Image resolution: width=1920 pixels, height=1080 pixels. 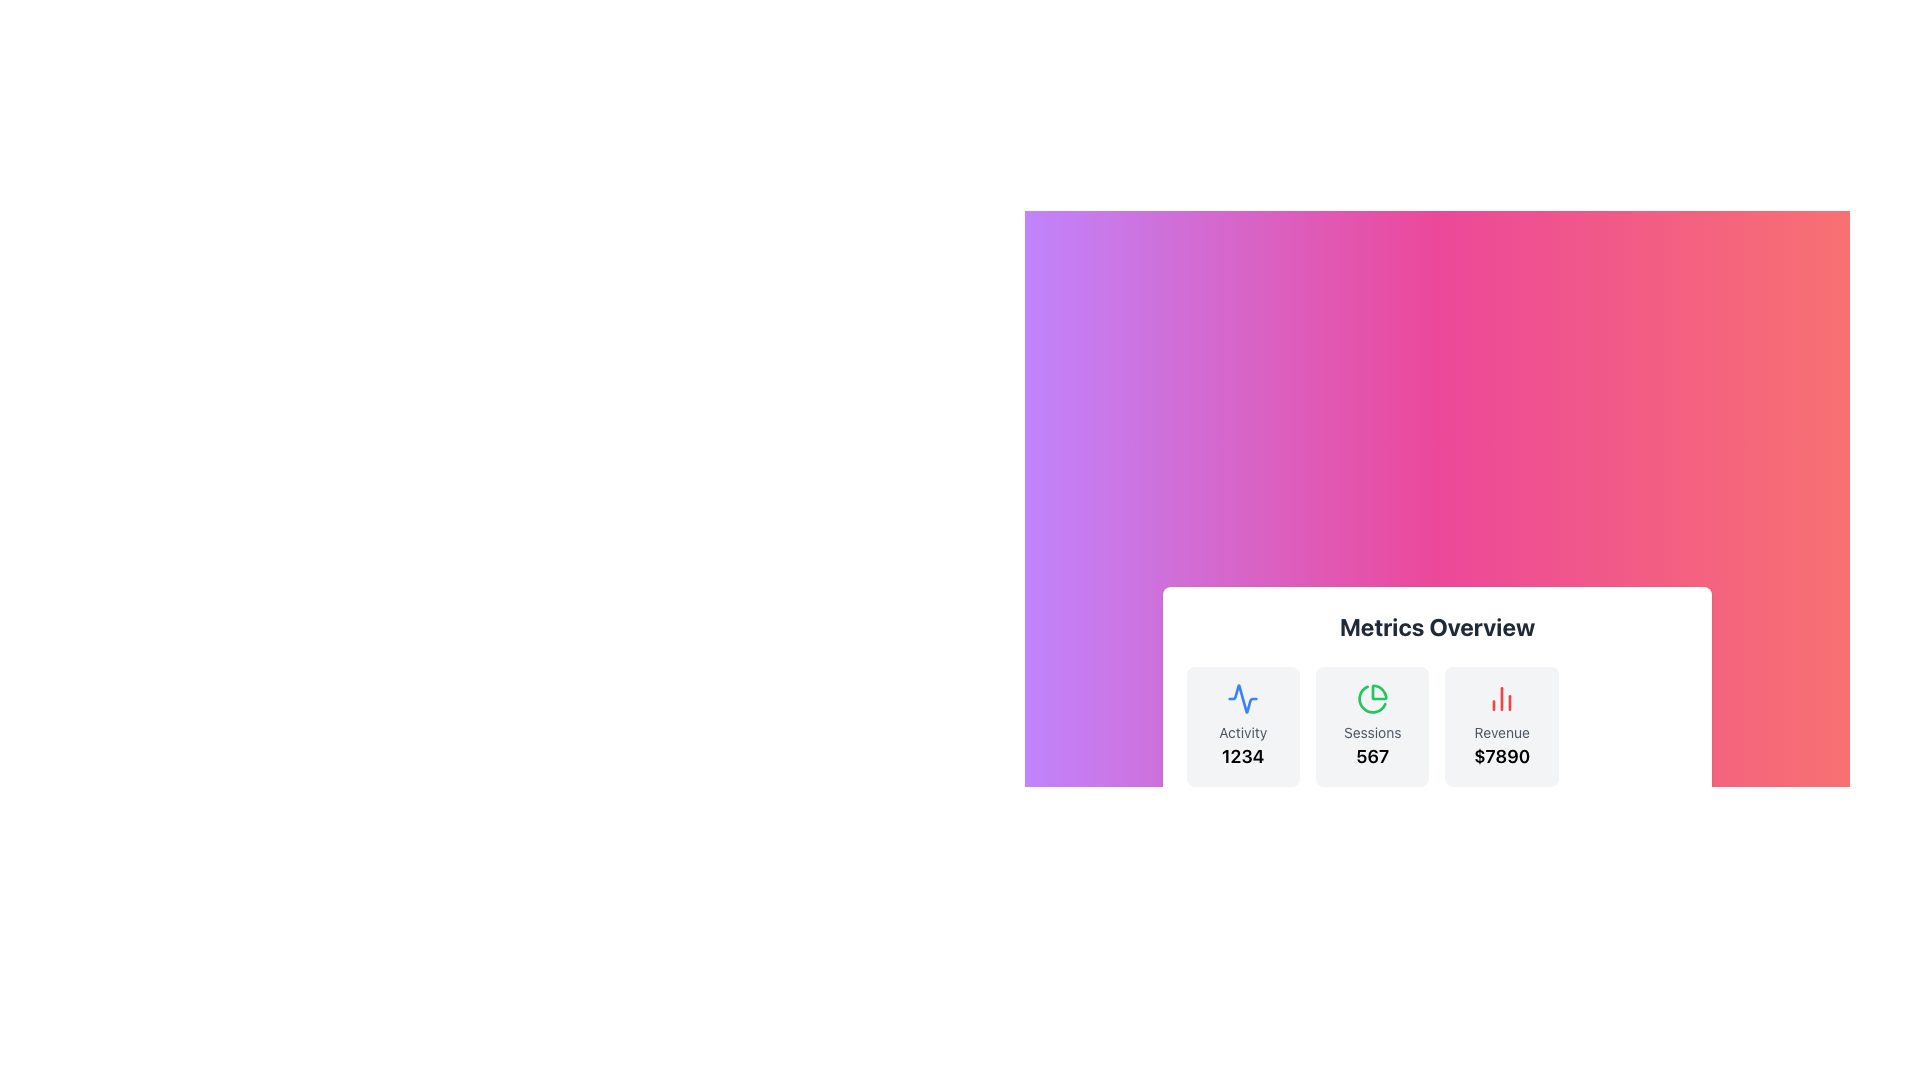 What do you see at coordinates (1436, 626) in the screenshot?
I see `the 'Metrics Overview' text label, which is prominently displayed in bold and large font at the top of a white card on a colorful gradient background` at bounding box center [1436, 626].